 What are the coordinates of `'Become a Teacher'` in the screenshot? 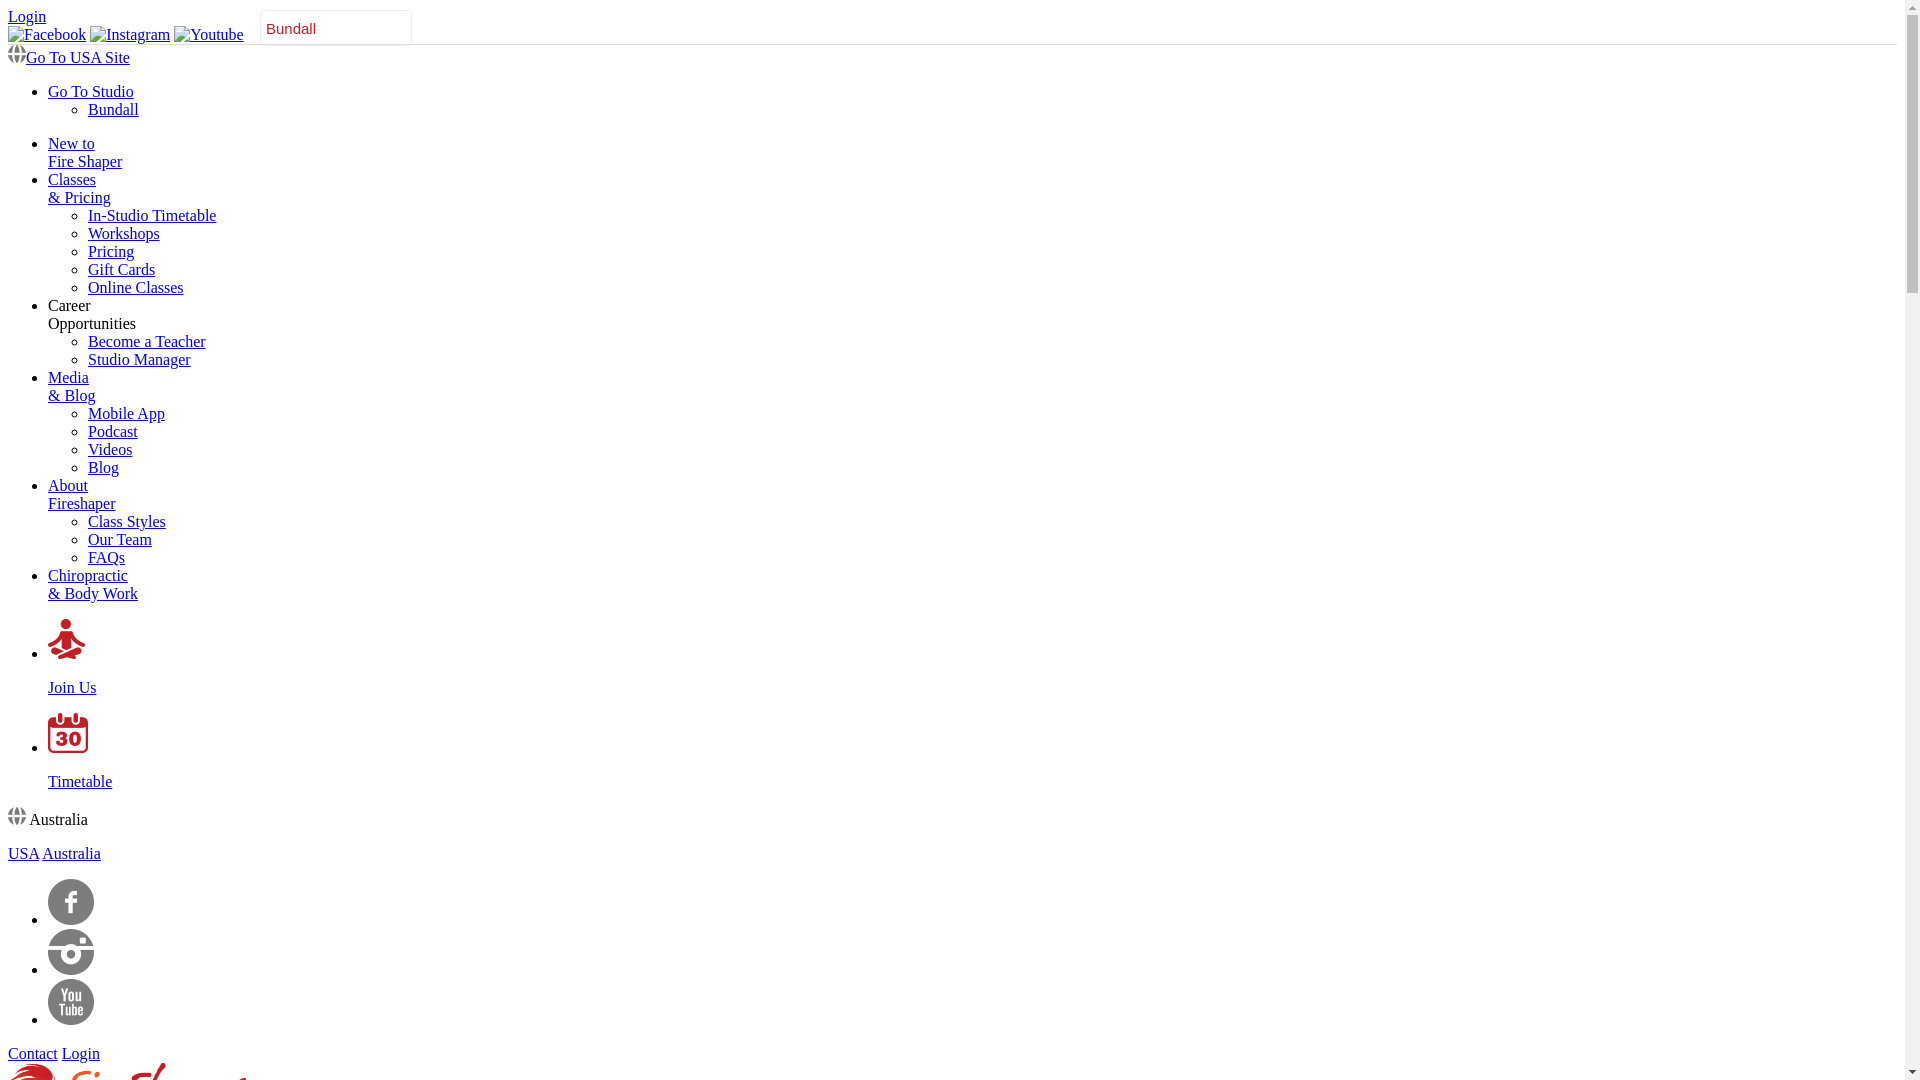 It's located at (146, 340).